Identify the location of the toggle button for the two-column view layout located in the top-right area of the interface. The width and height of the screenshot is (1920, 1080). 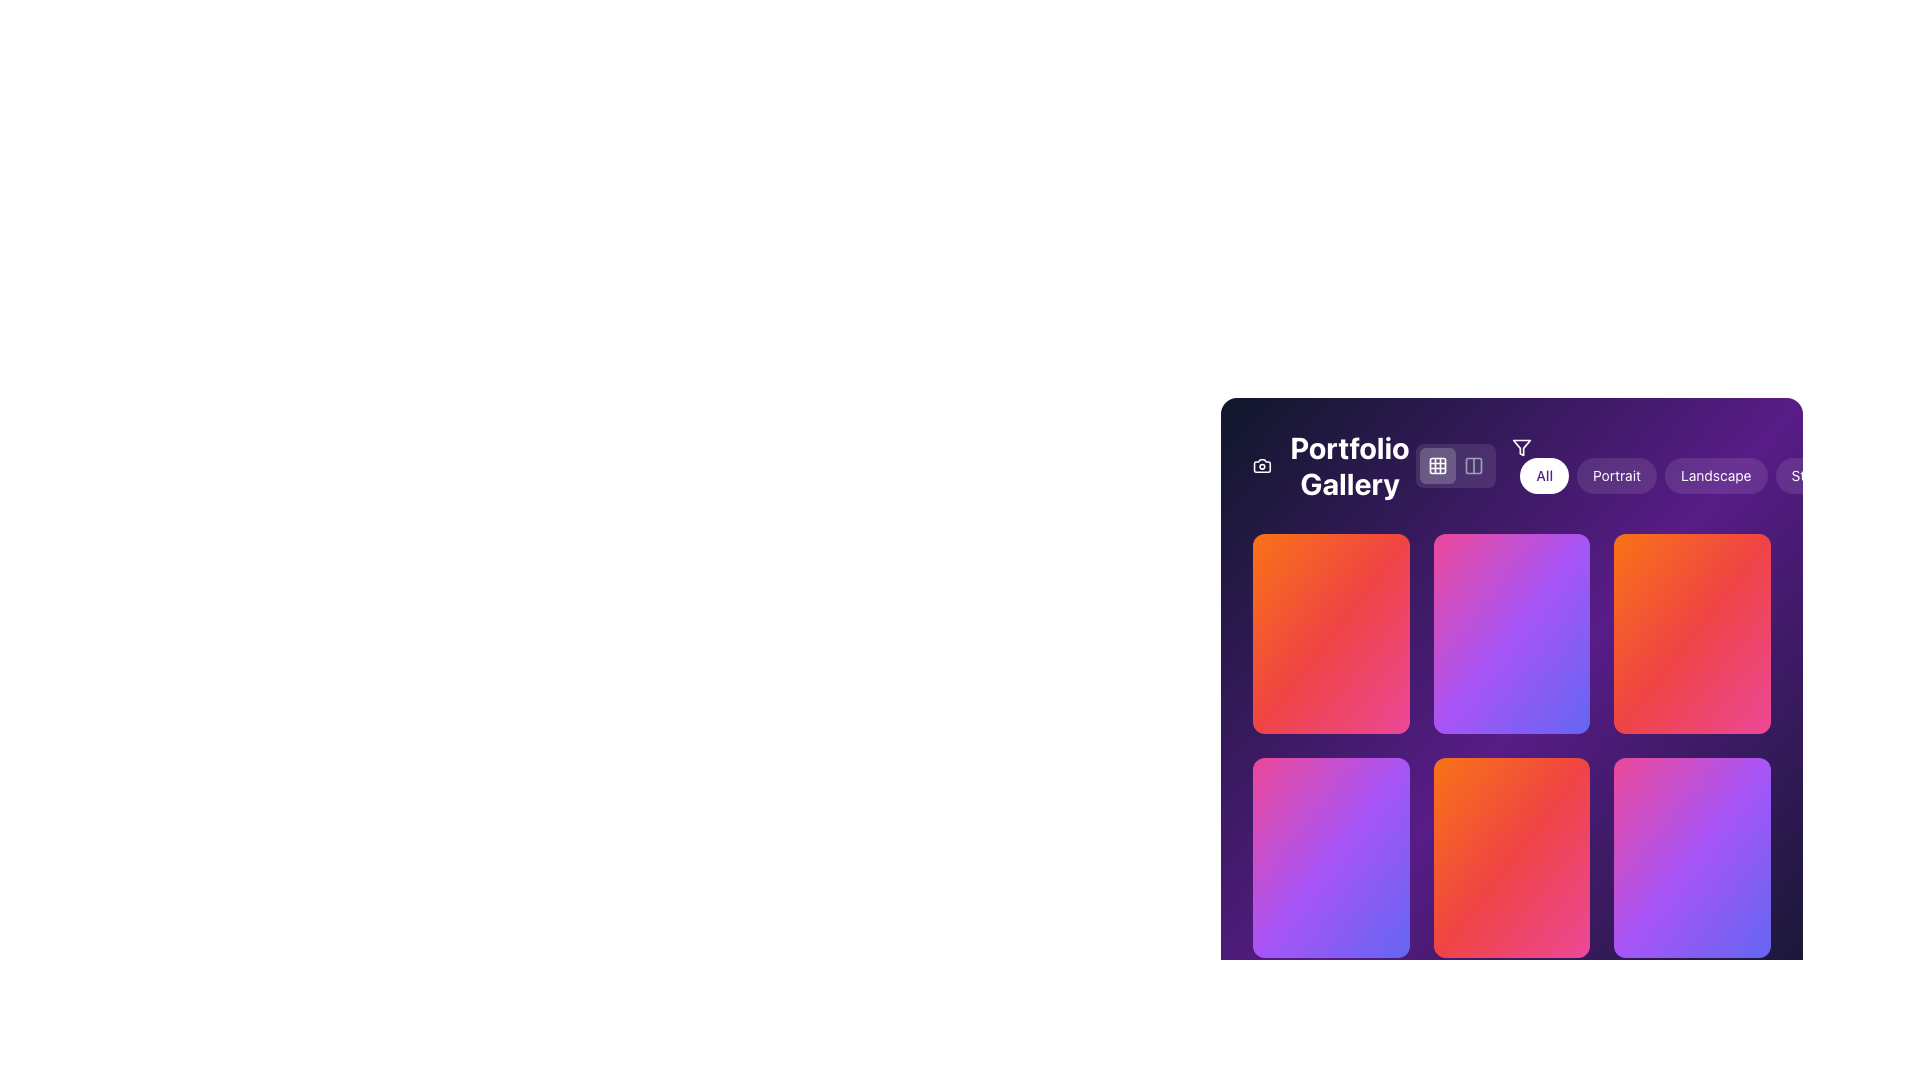
(1474, 466).